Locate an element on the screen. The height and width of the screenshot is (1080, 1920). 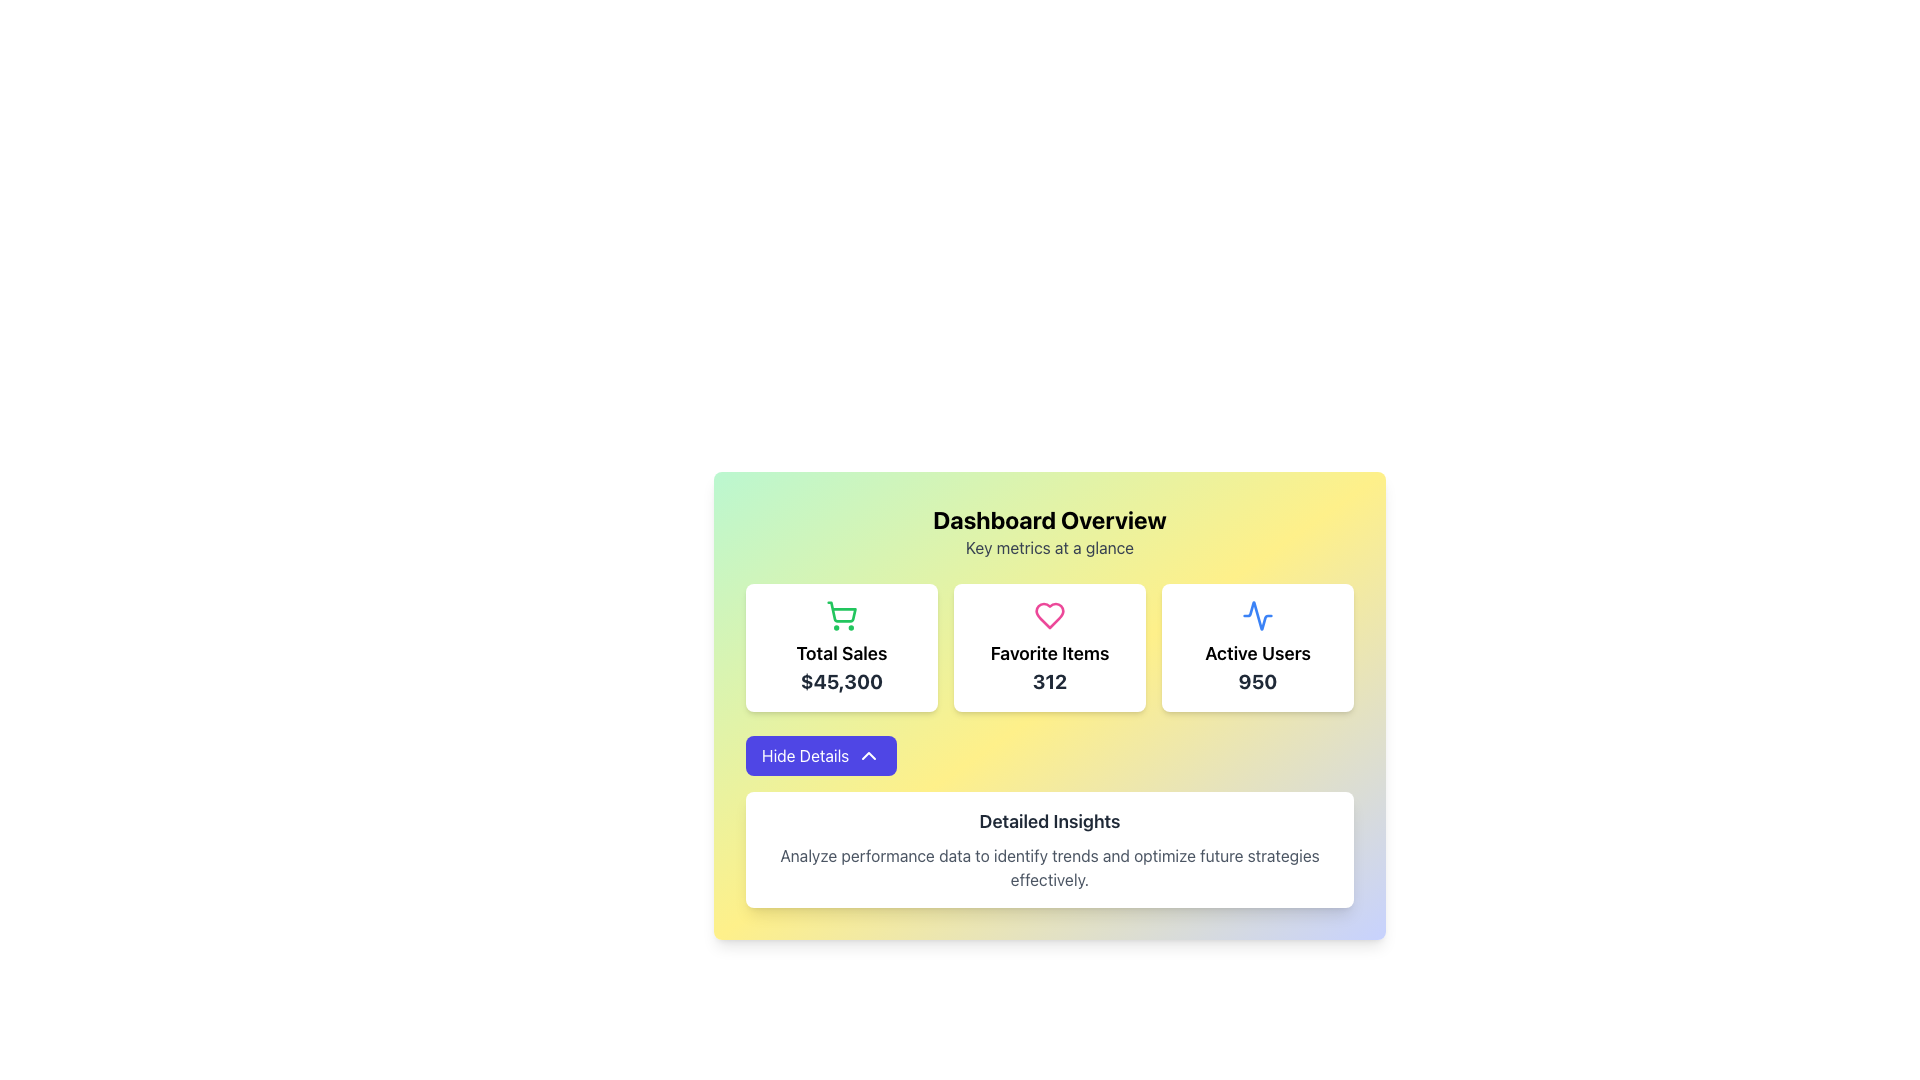
the favorite items card, which is the middle card in a grid layout, displaying a count of favorite items with an associated icon is located at coordinates (1049, 648).